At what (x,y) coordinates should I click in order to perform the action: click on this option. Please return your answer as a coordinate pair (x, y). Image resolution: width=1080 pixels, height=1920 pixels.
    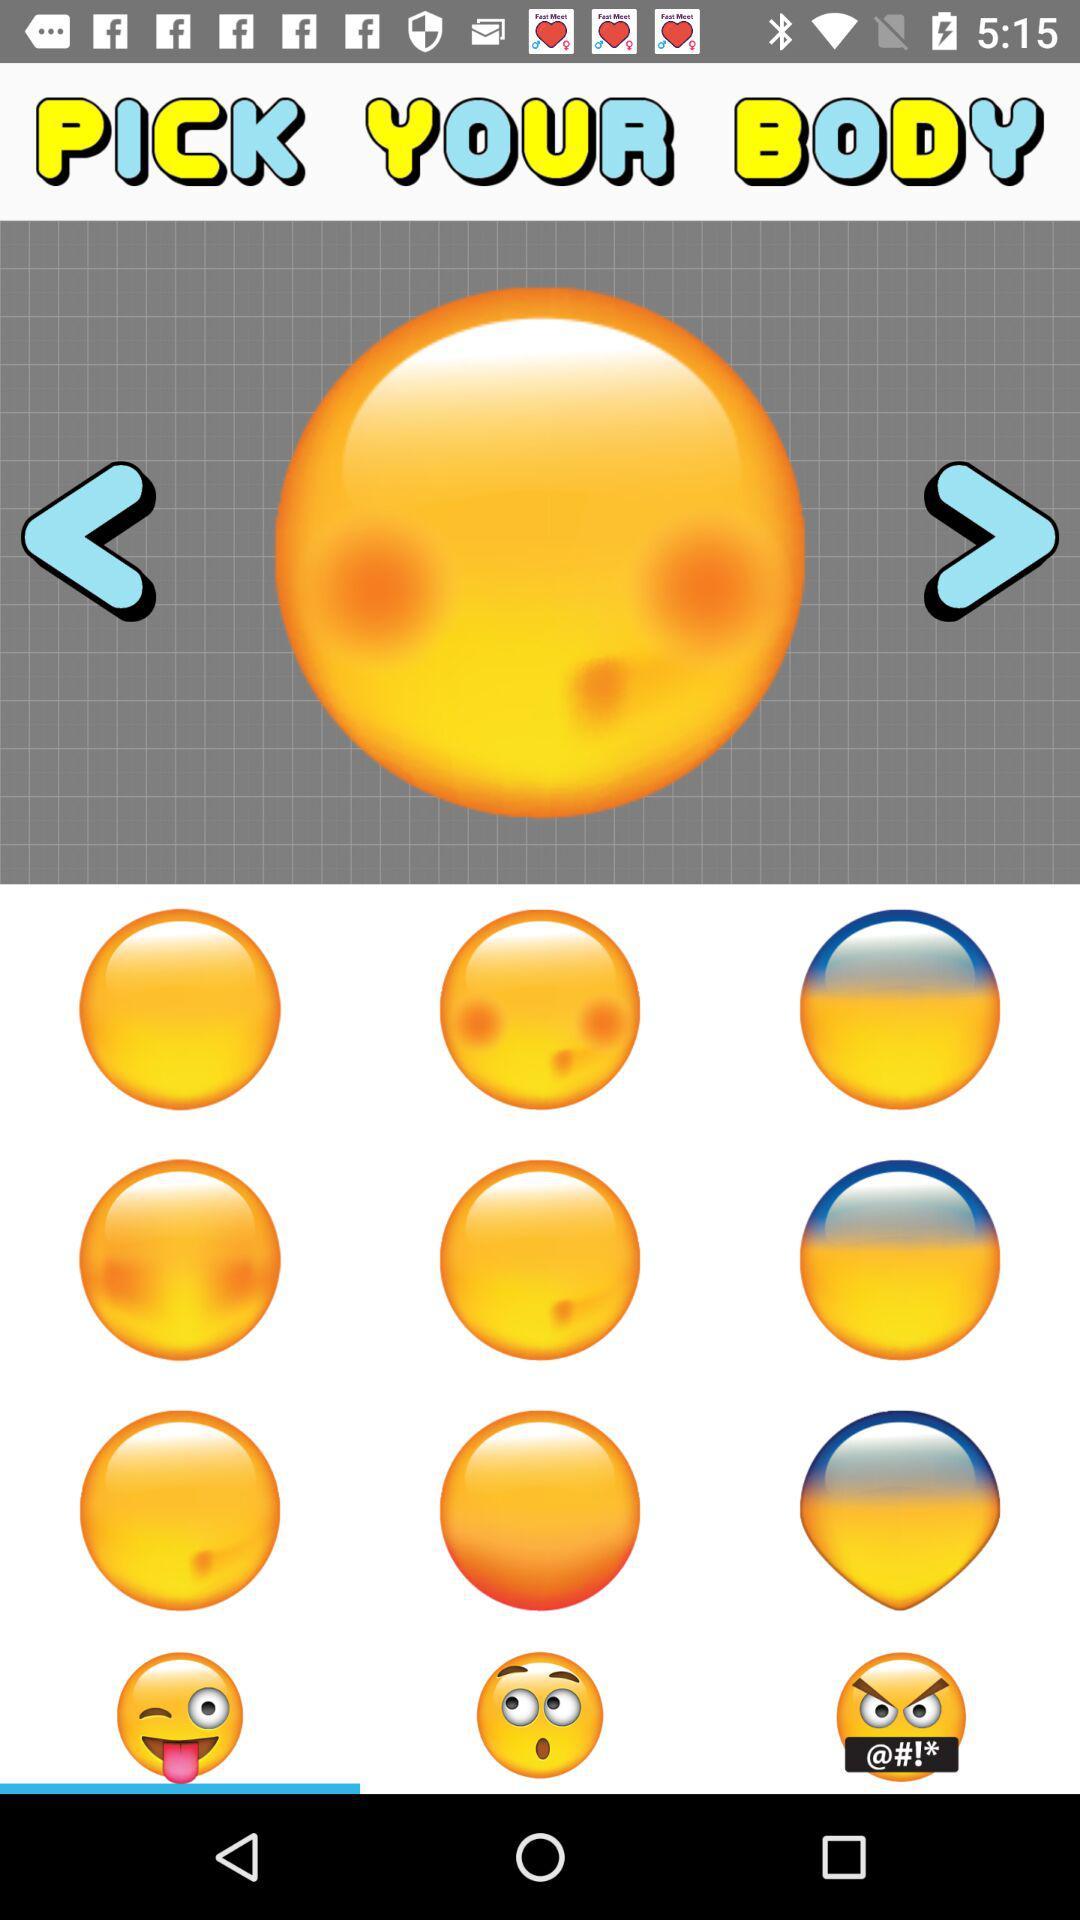
    Looking at the image, I should click on (540, 1258).